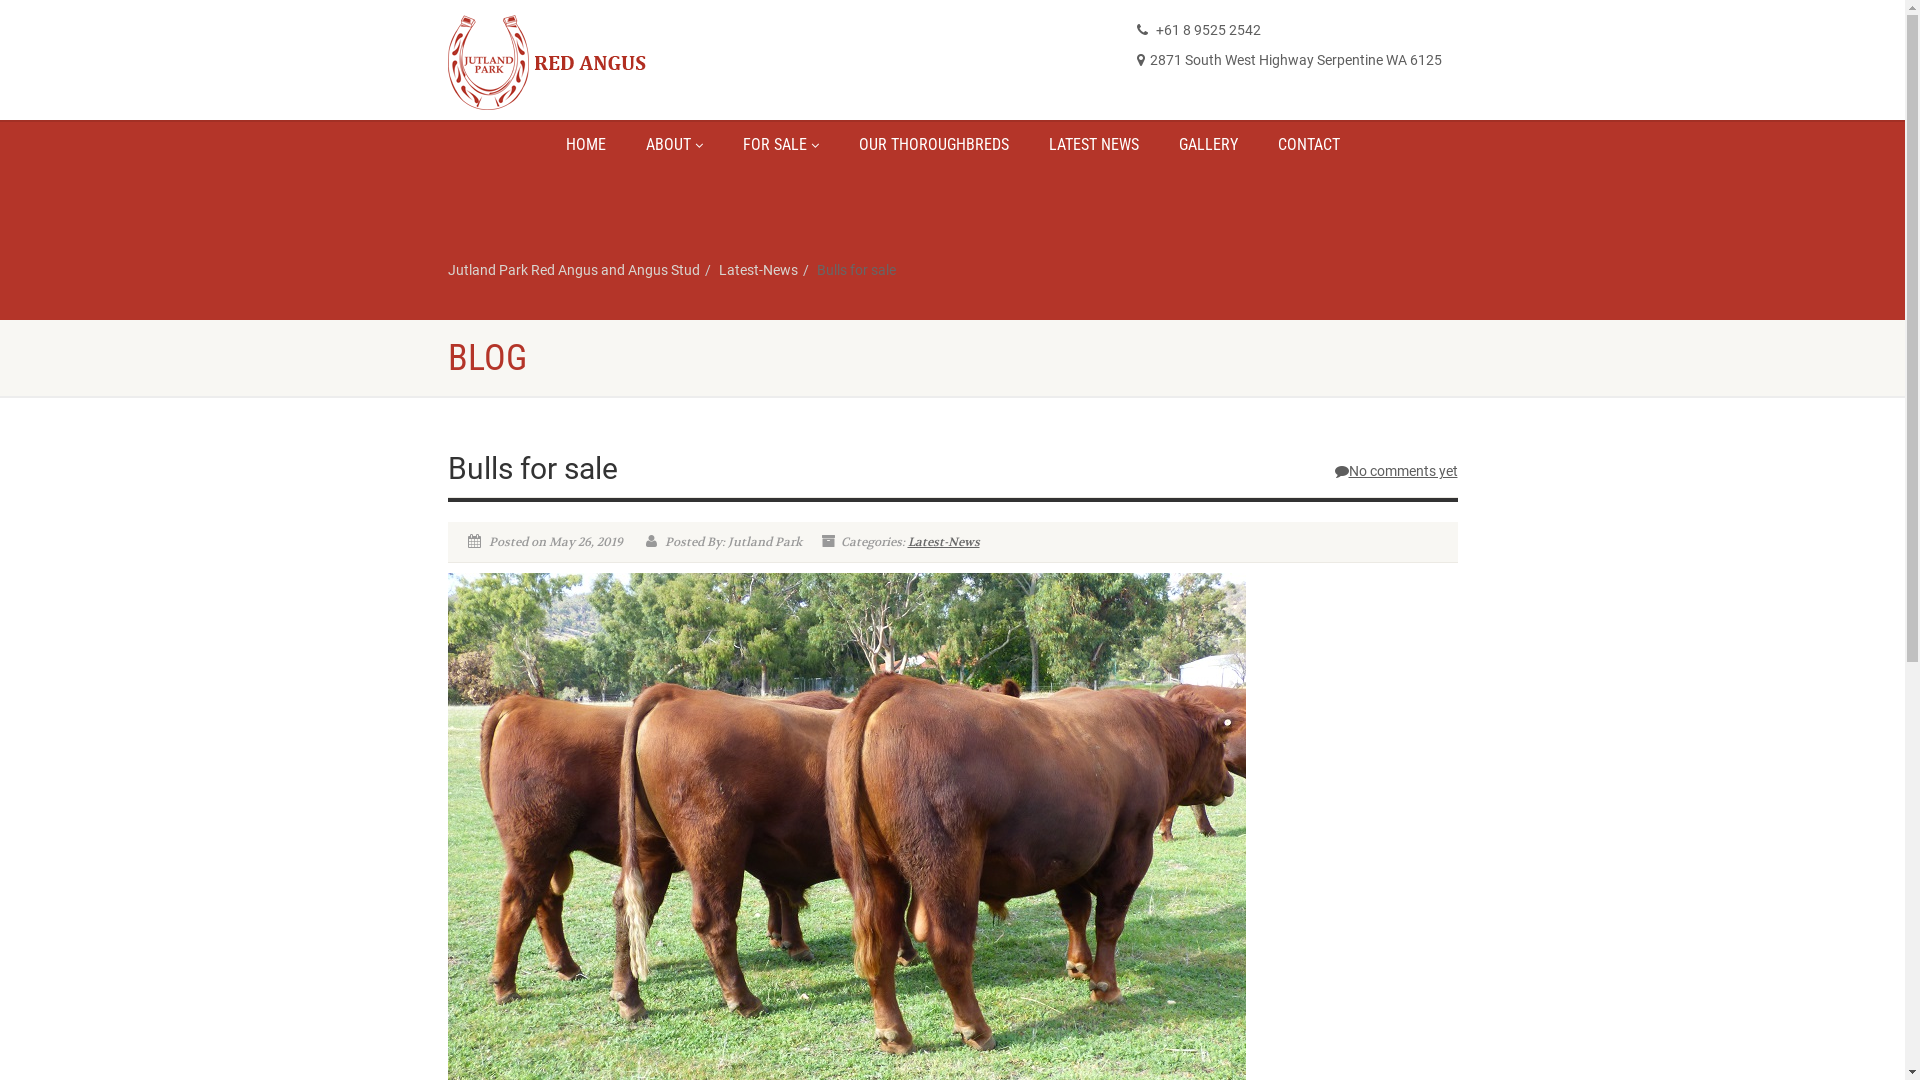 The height and width of the screenshot is (1080, 1920). What do you see at coordinates (584, 144) in the screenshot?
I see `'HOME'` at bounding box center [584, 144].